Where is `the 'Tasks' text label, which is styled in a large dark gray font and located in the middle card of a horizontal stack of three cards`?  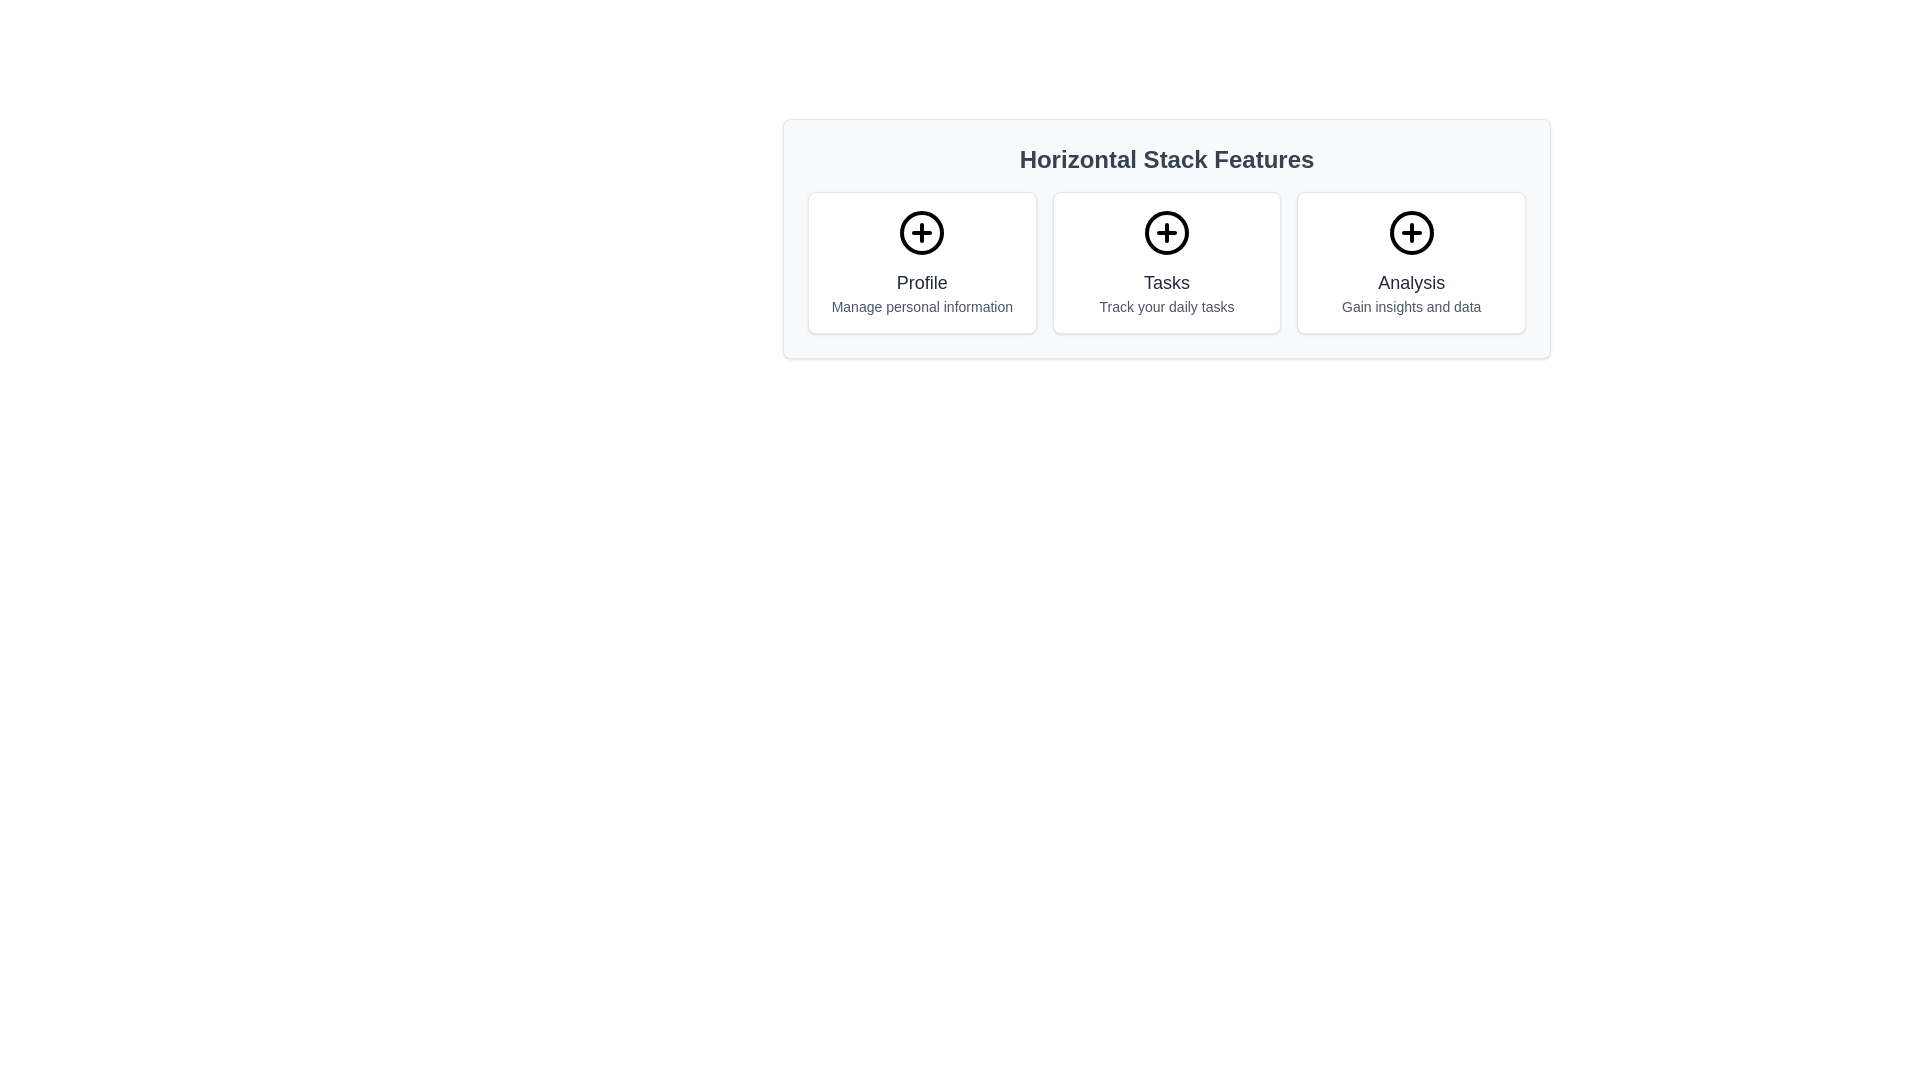 the 'Tasks' text label, which is styled in a large dark gray font and located in the middle card of a horizontal stack of three cards is located at coordinates (1166, 282).